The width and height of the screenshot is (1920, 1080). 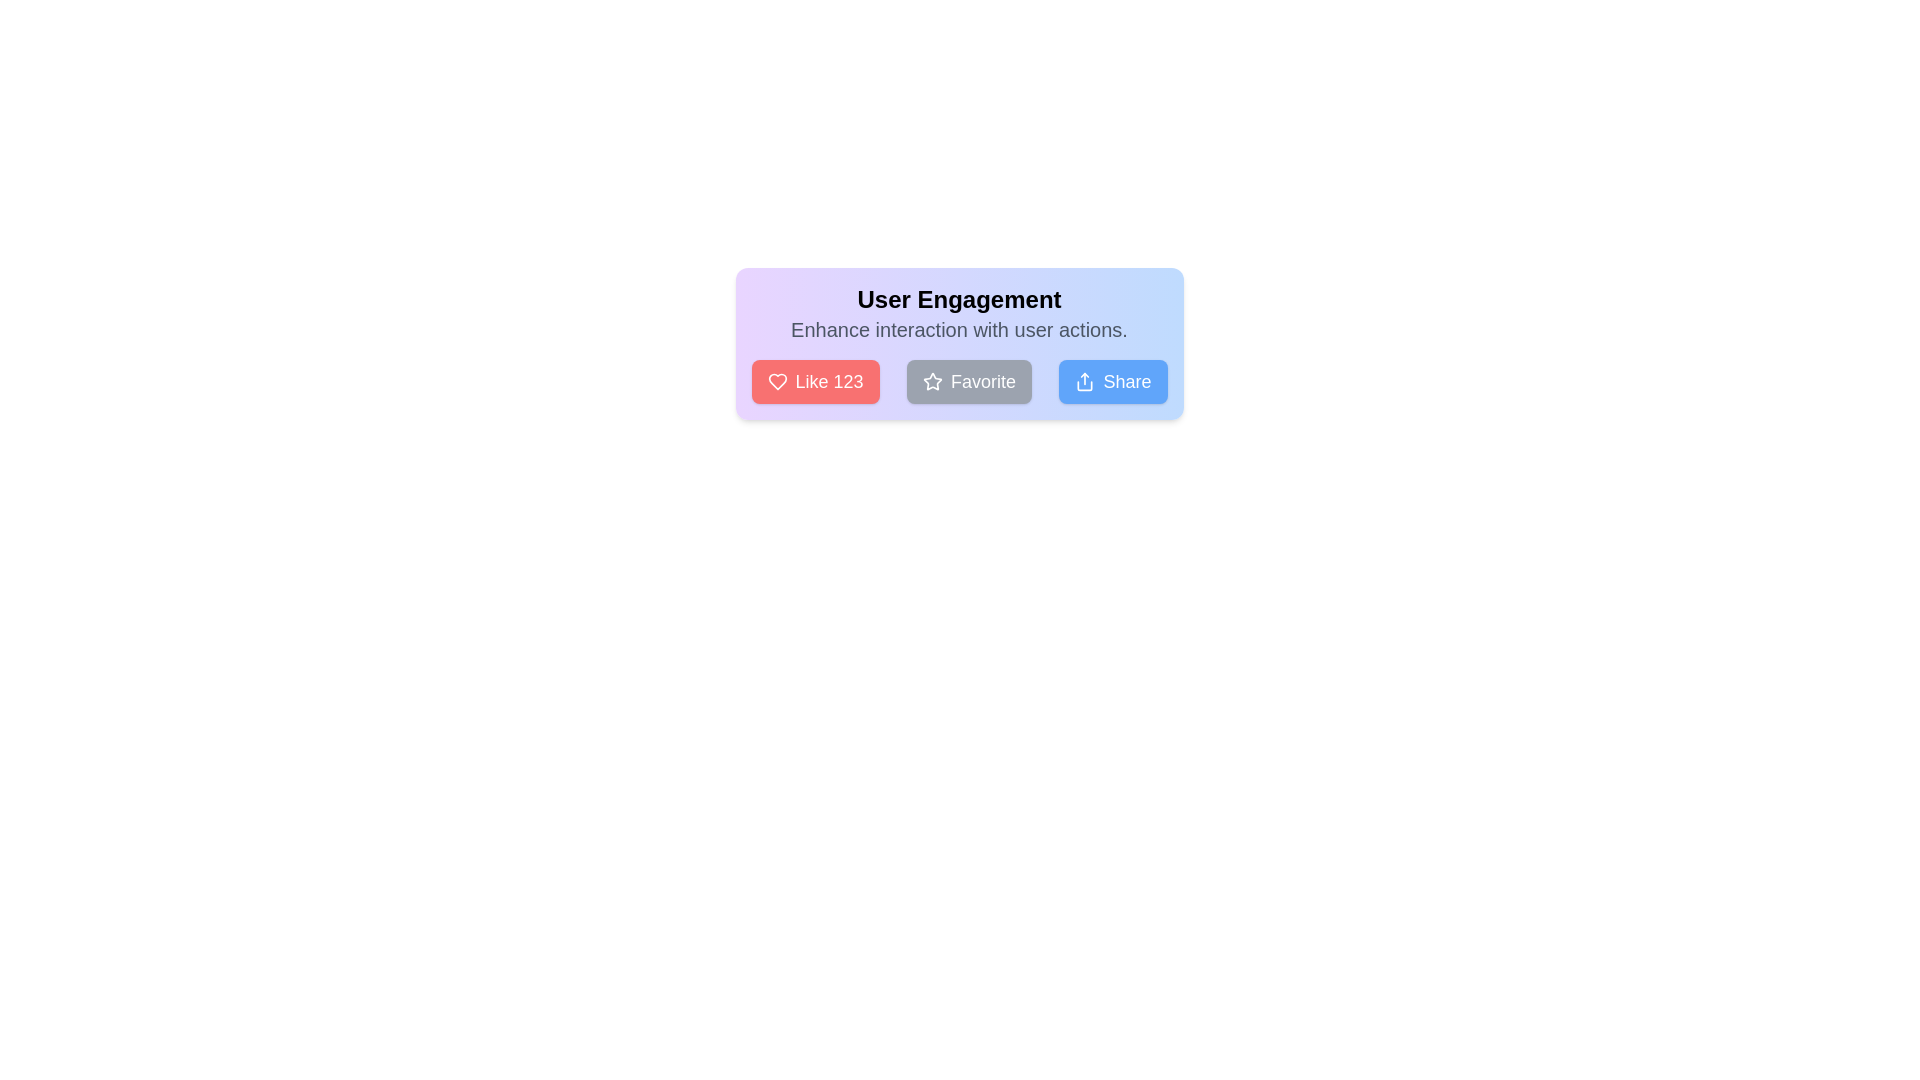 I want to click on the button containing the 'Favorite' text label, which is styled with a white font on a gray rounded rectangle, located in the middle of a row of buttons, so click(x=983, y=381).